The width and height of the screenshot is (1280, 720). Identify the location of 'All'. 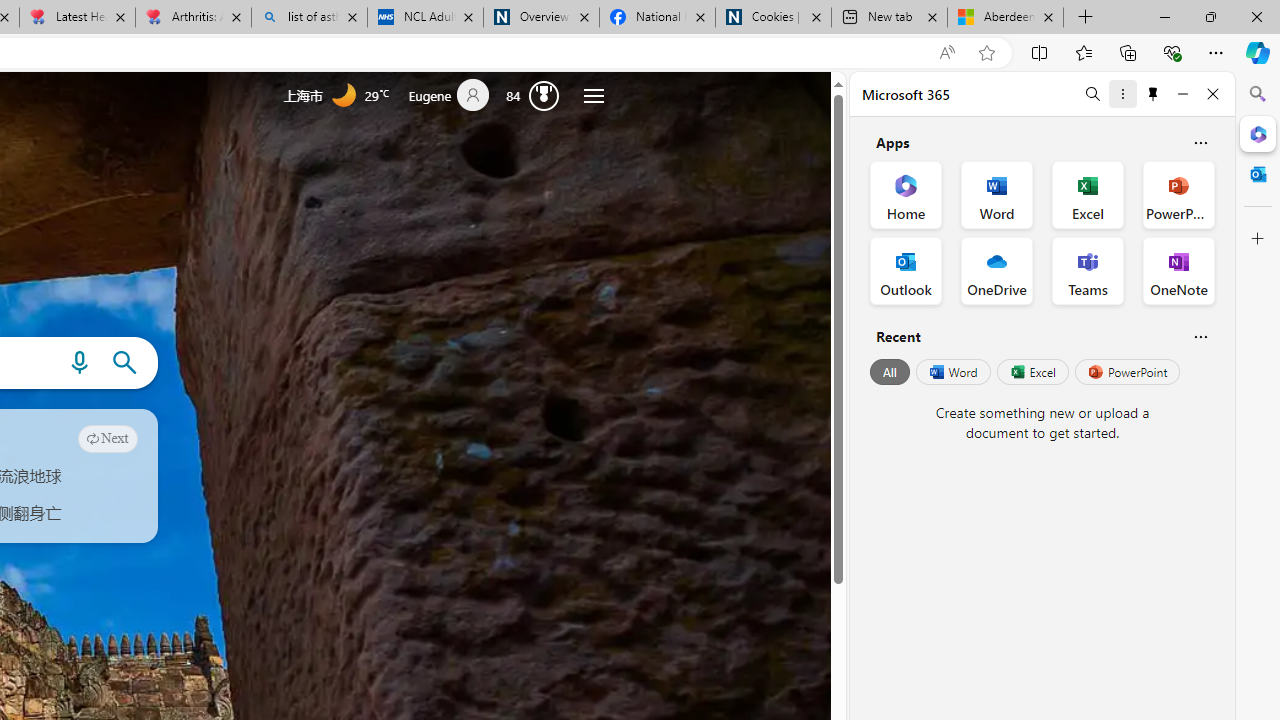
(889, 372).